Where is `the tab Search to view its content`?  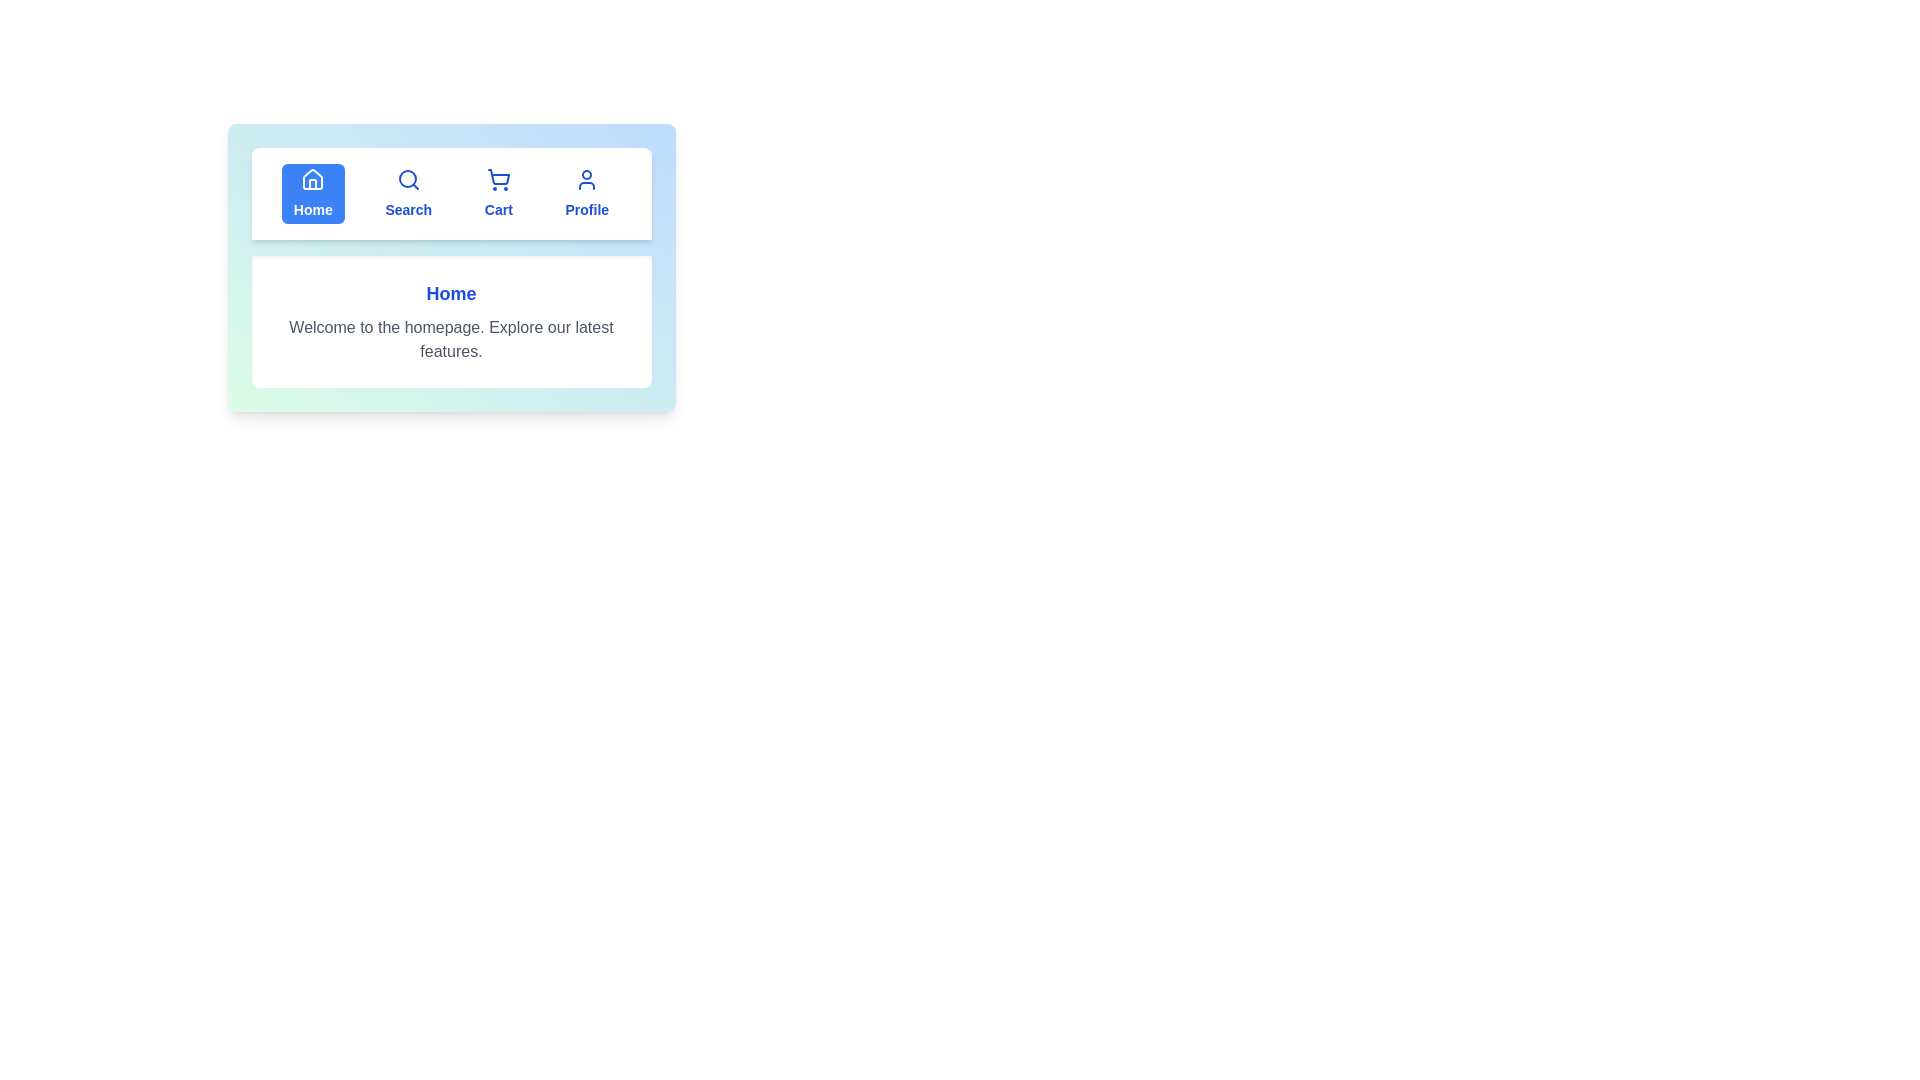 the tab Search to view its content is located at coordinates (407, 193).